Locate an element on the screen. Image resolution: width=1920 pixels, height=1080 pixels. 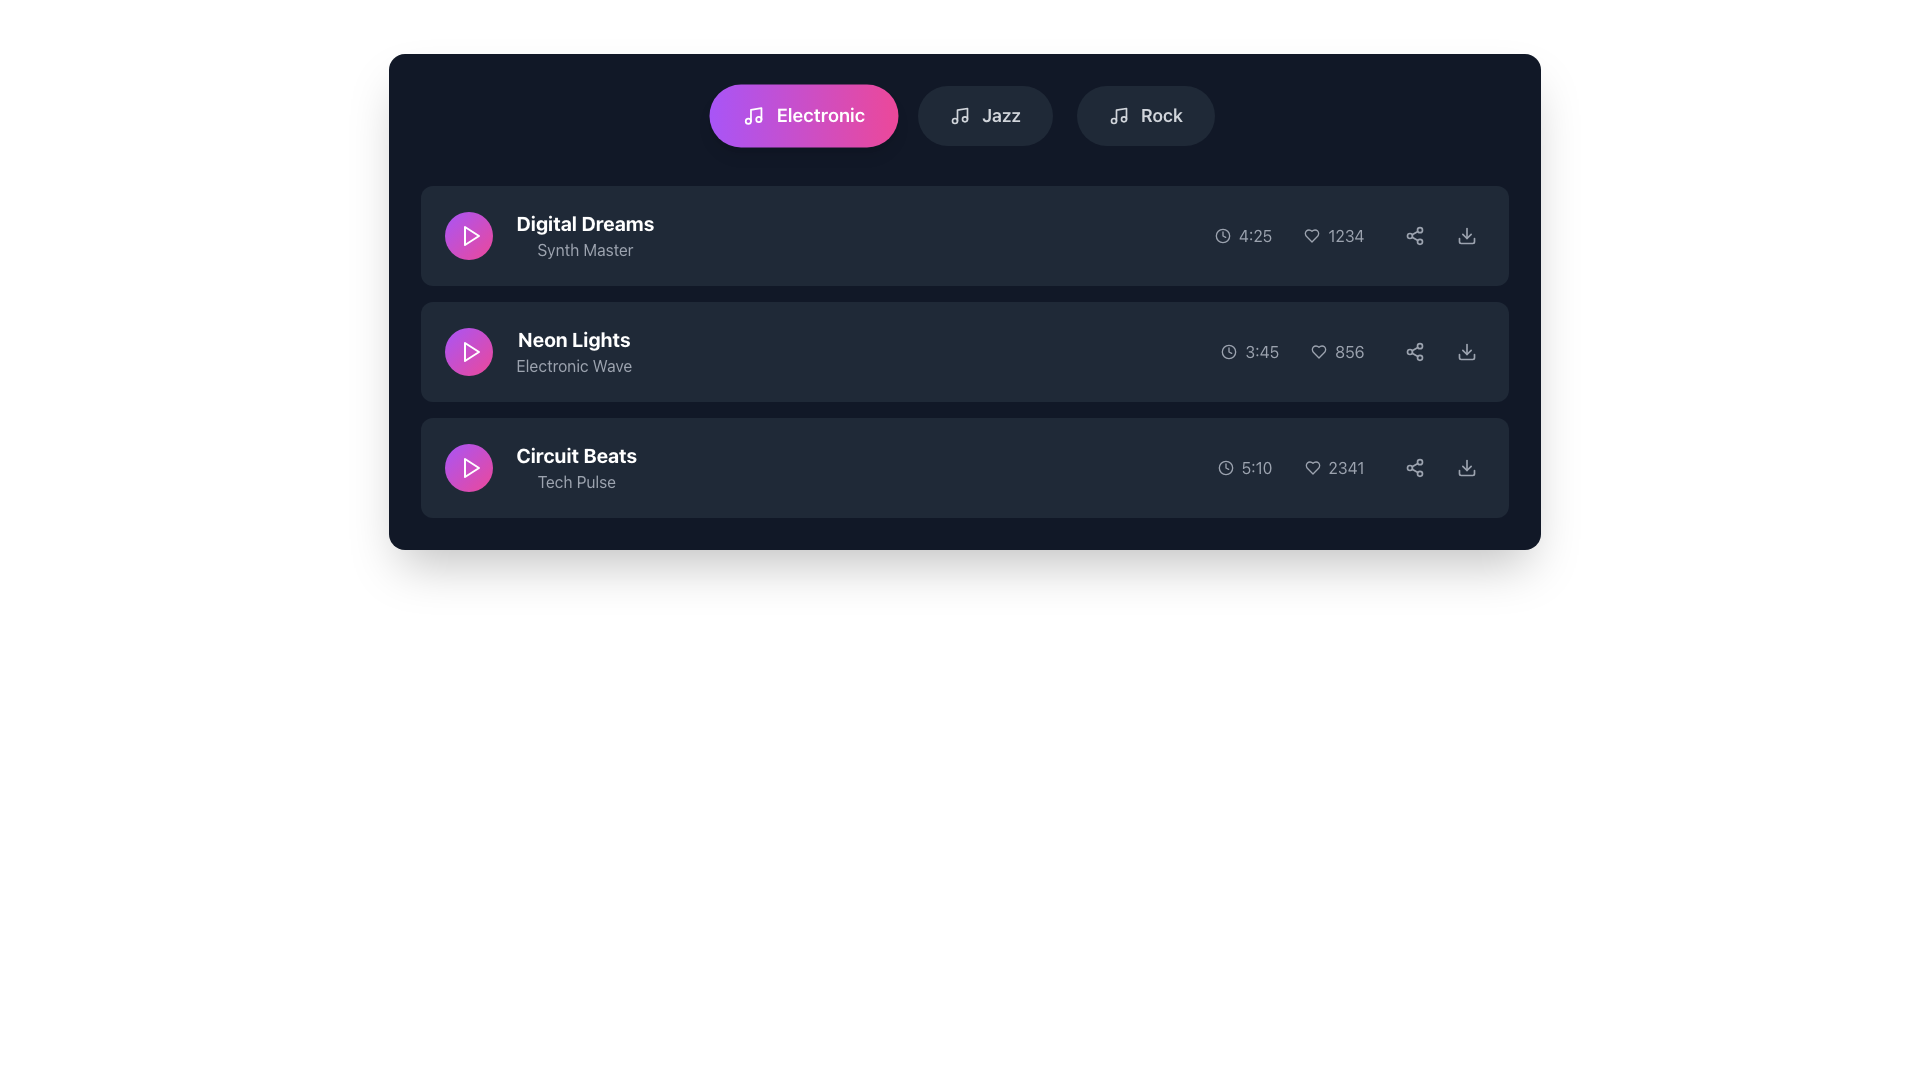
the outlined heart SVG icon is located at coordinates (1319, 350).